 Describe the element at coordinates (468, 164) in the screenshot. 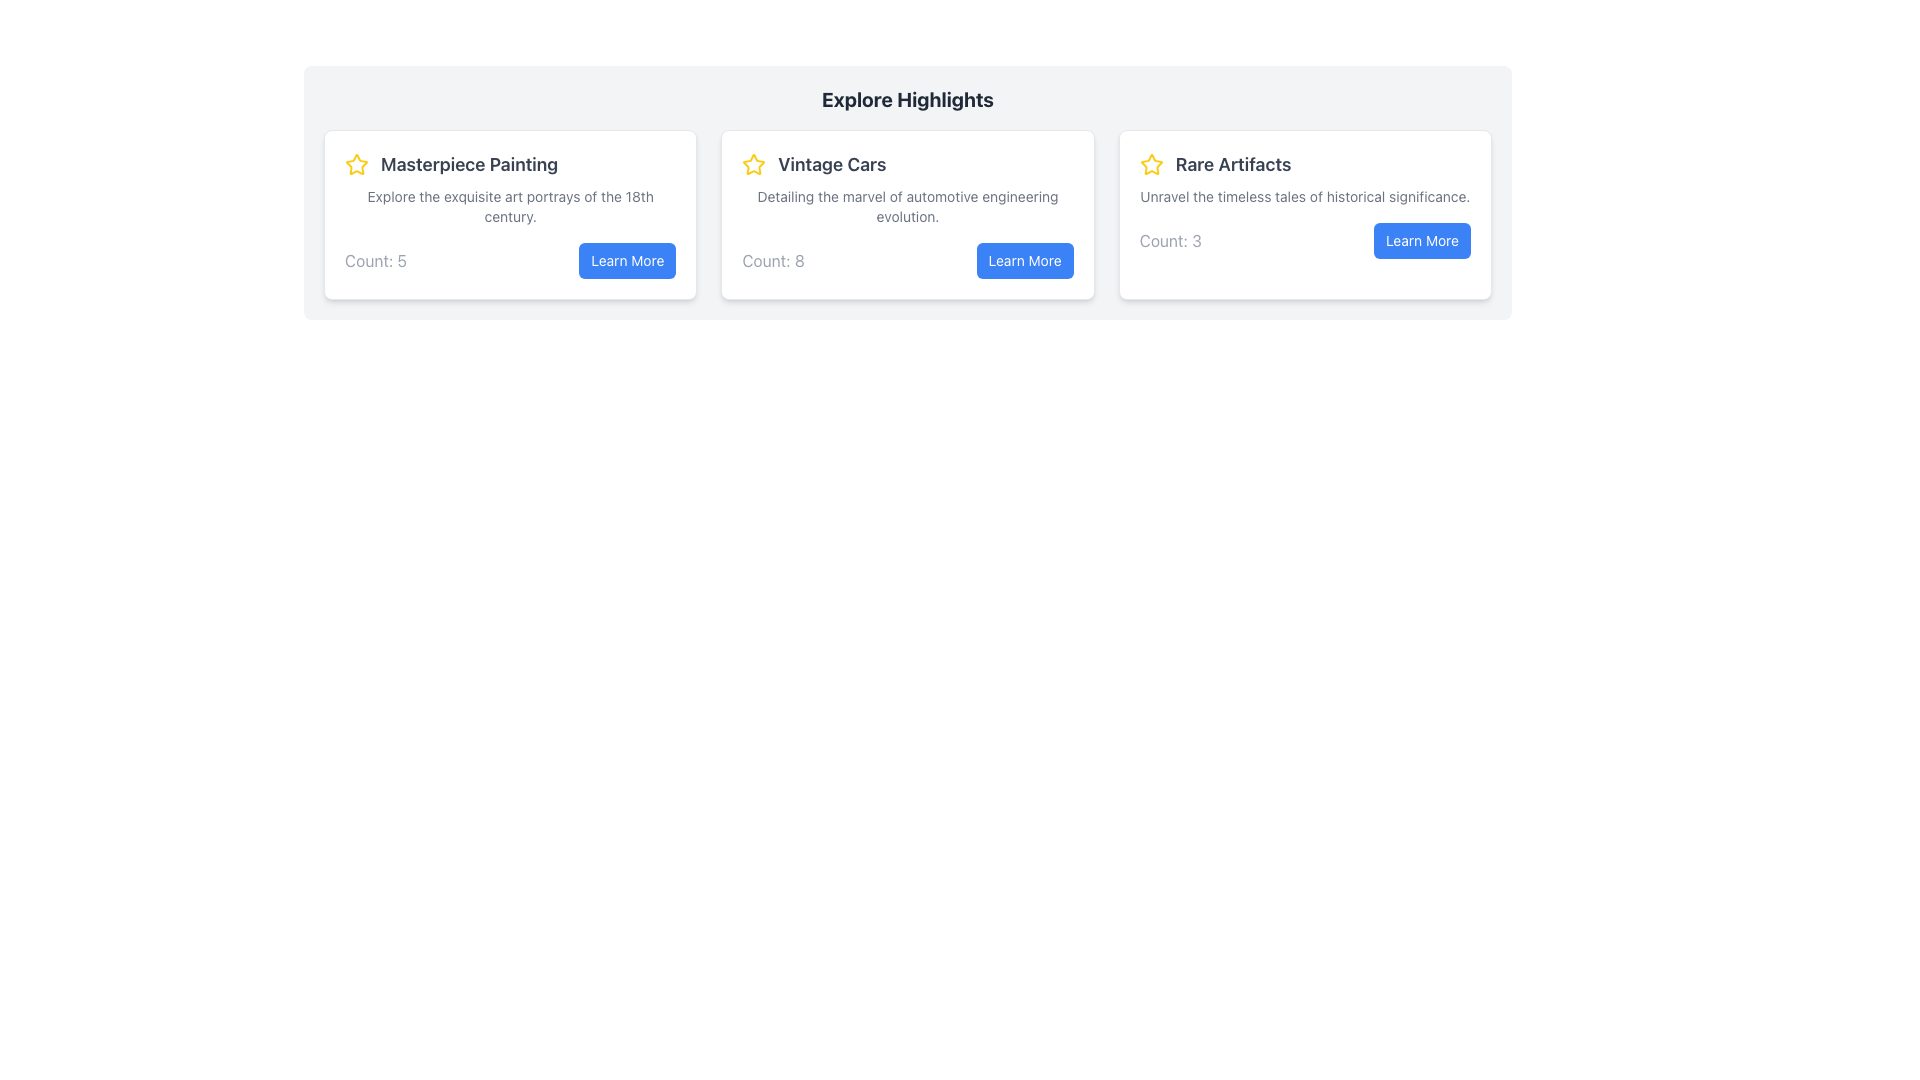

I see `the text label styled in bold and dark gray that reads 'Masterpiece Painting', which is located to the right of a yellow star icon within a card component` at that location.